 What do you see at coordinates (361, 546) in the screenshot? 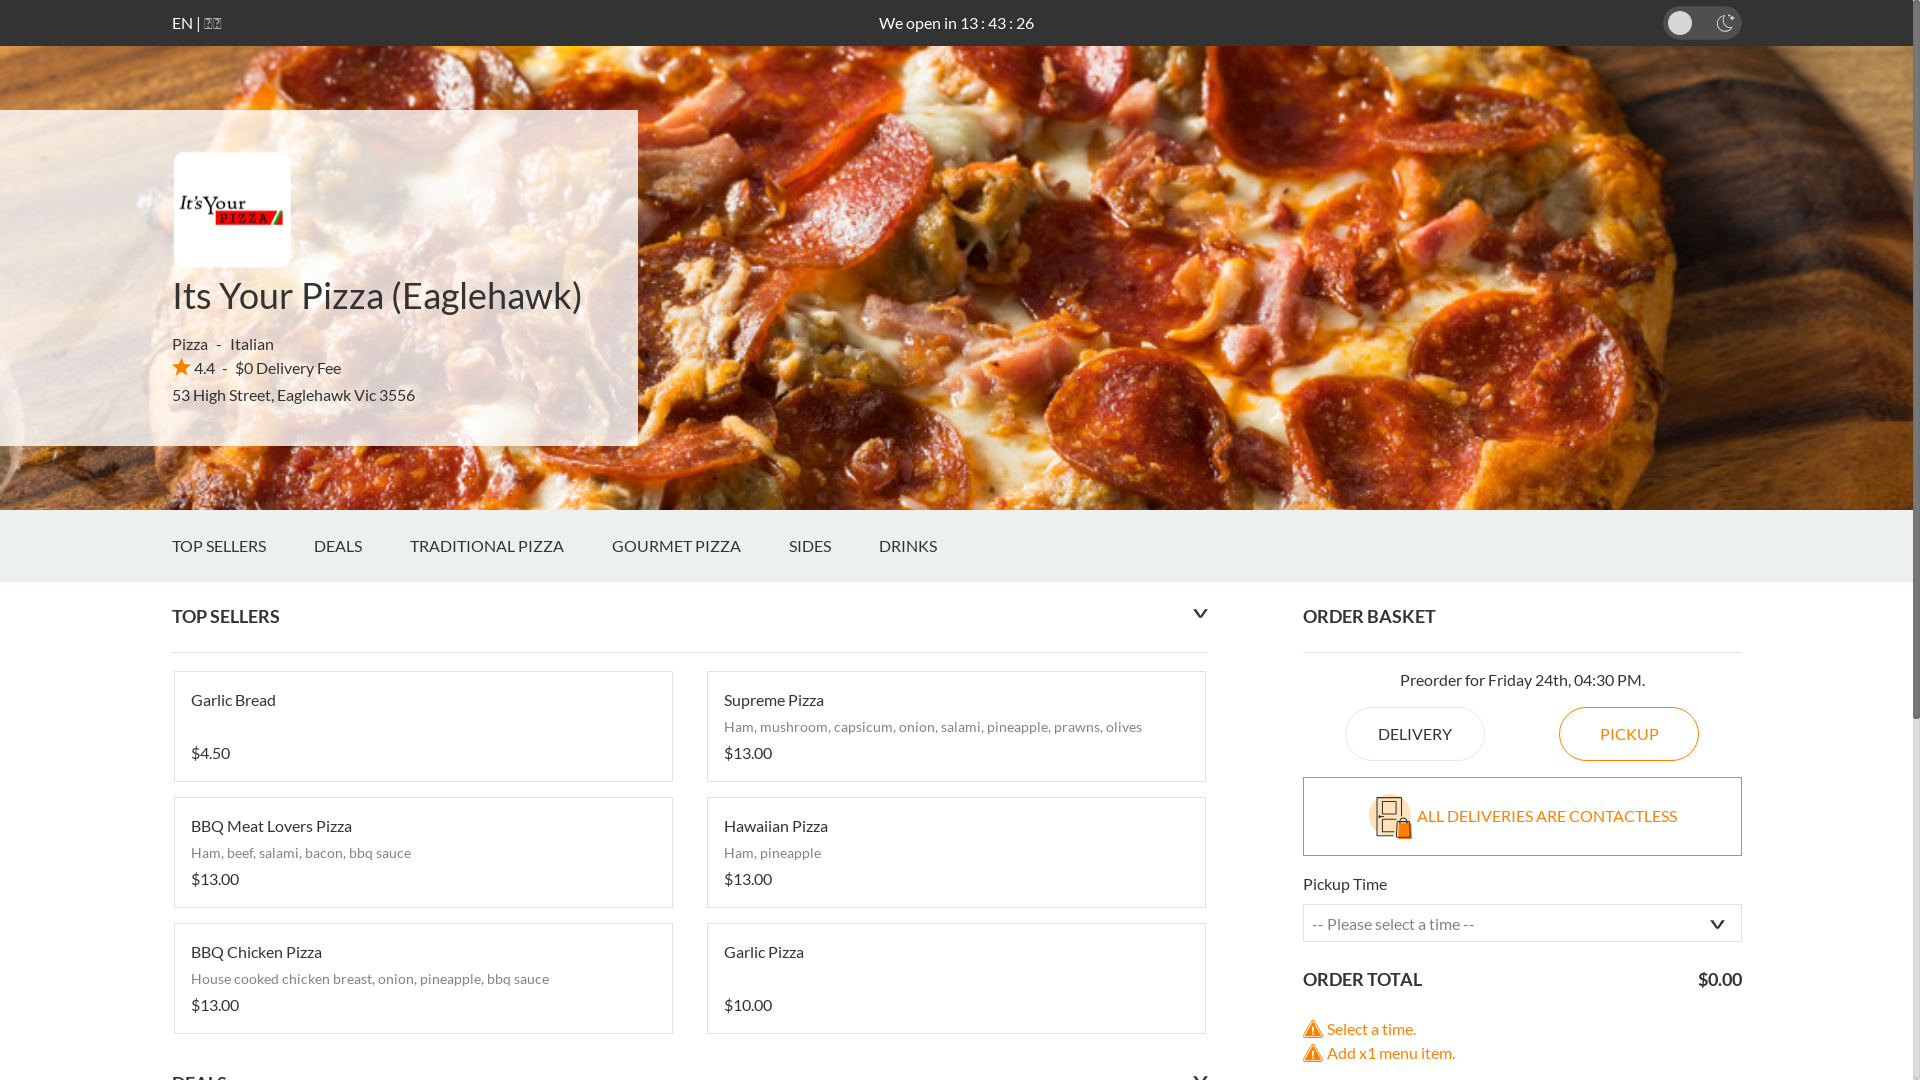
I see `'DEALS'` at bounding box center [361, 546].